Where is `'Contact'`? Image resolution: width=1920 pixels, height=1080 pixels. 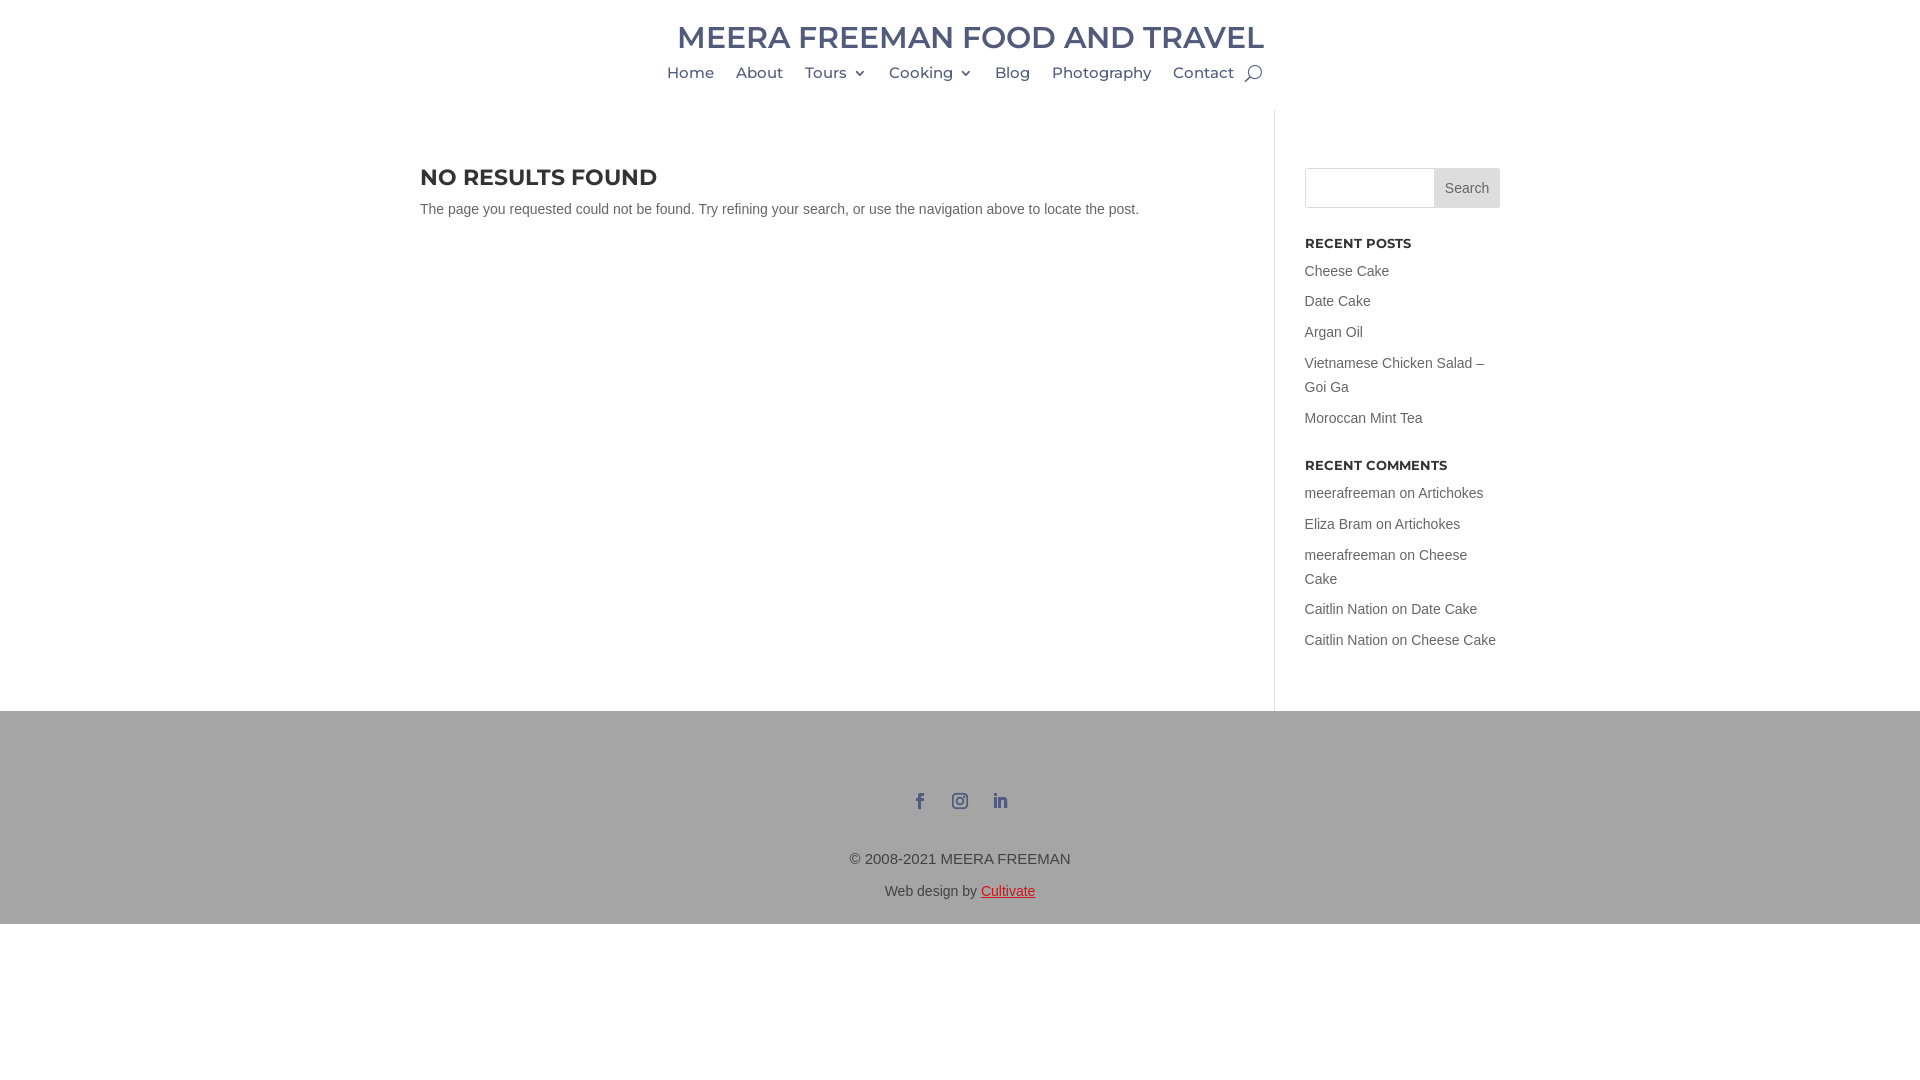
'Contact' is located at coordinates (1202, 76).